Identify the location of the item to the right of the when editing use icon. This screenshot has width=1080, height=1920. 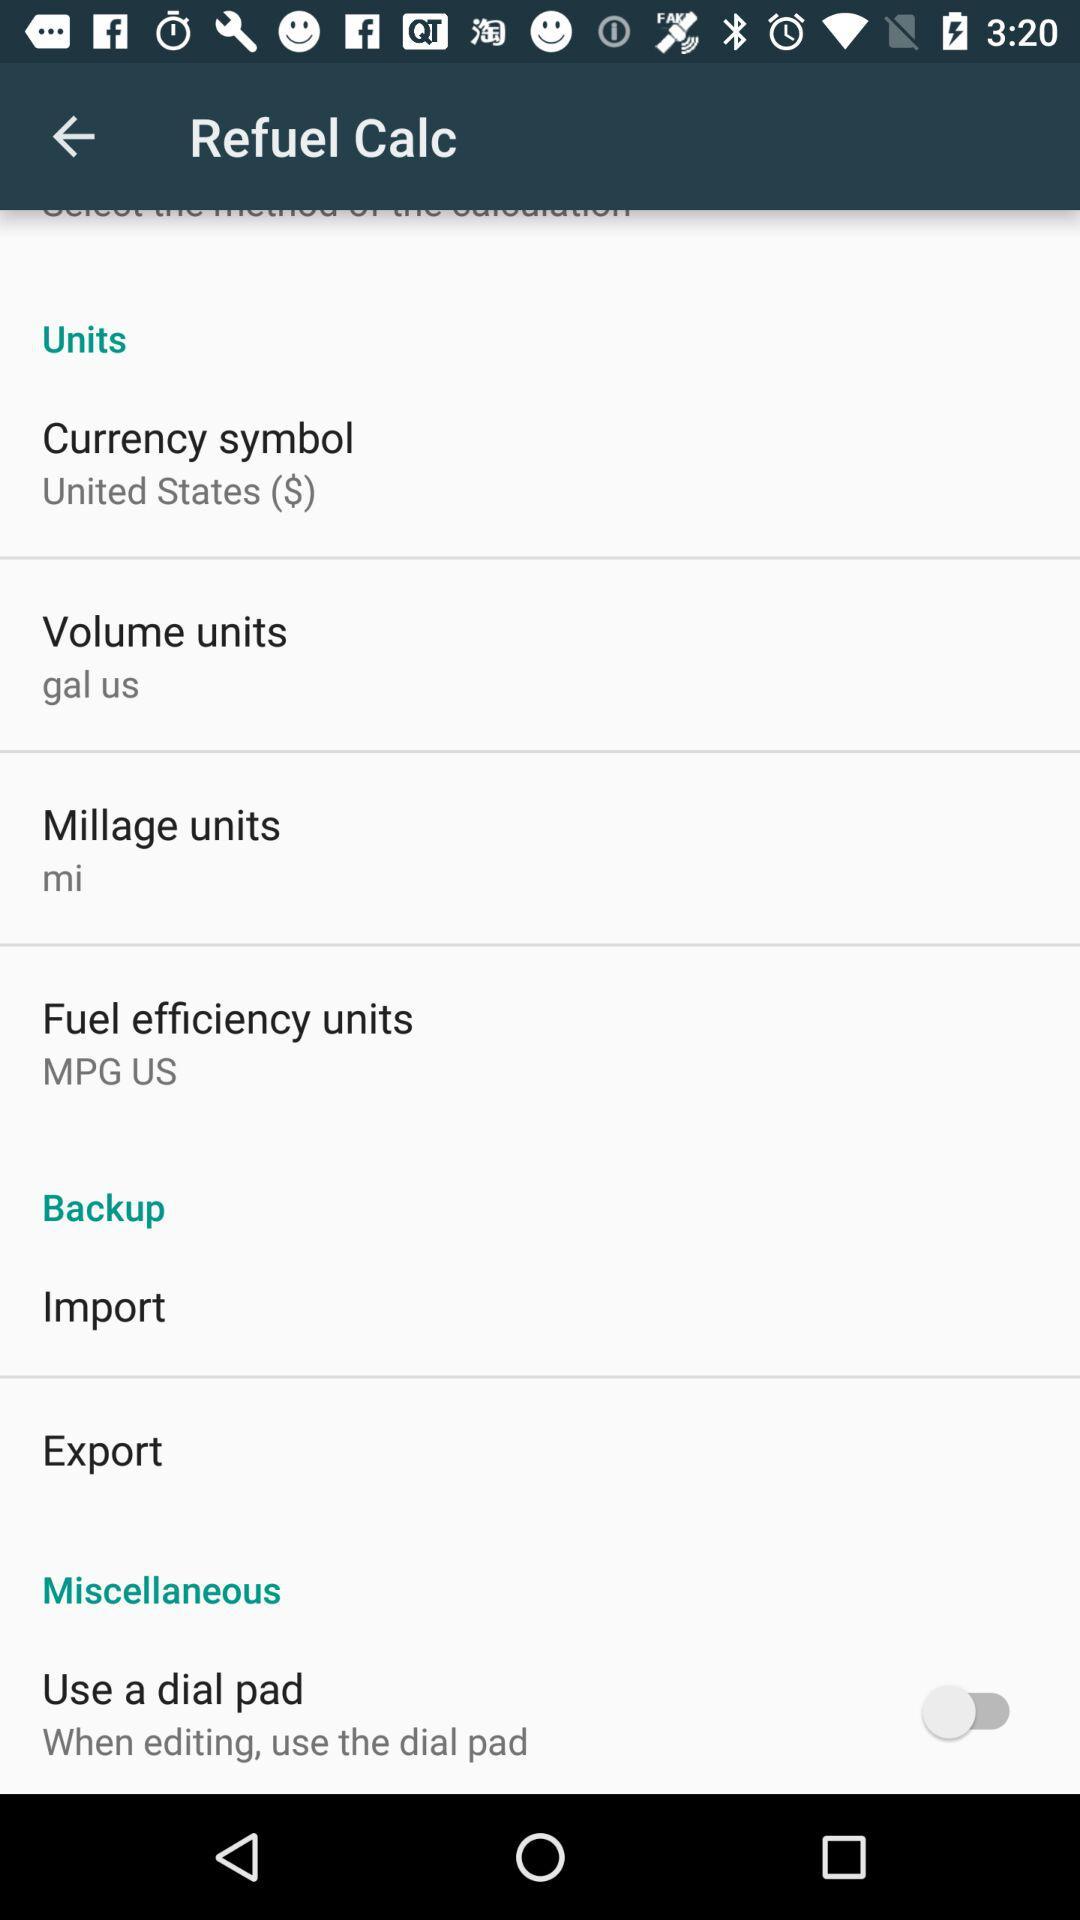
(974, 1710).